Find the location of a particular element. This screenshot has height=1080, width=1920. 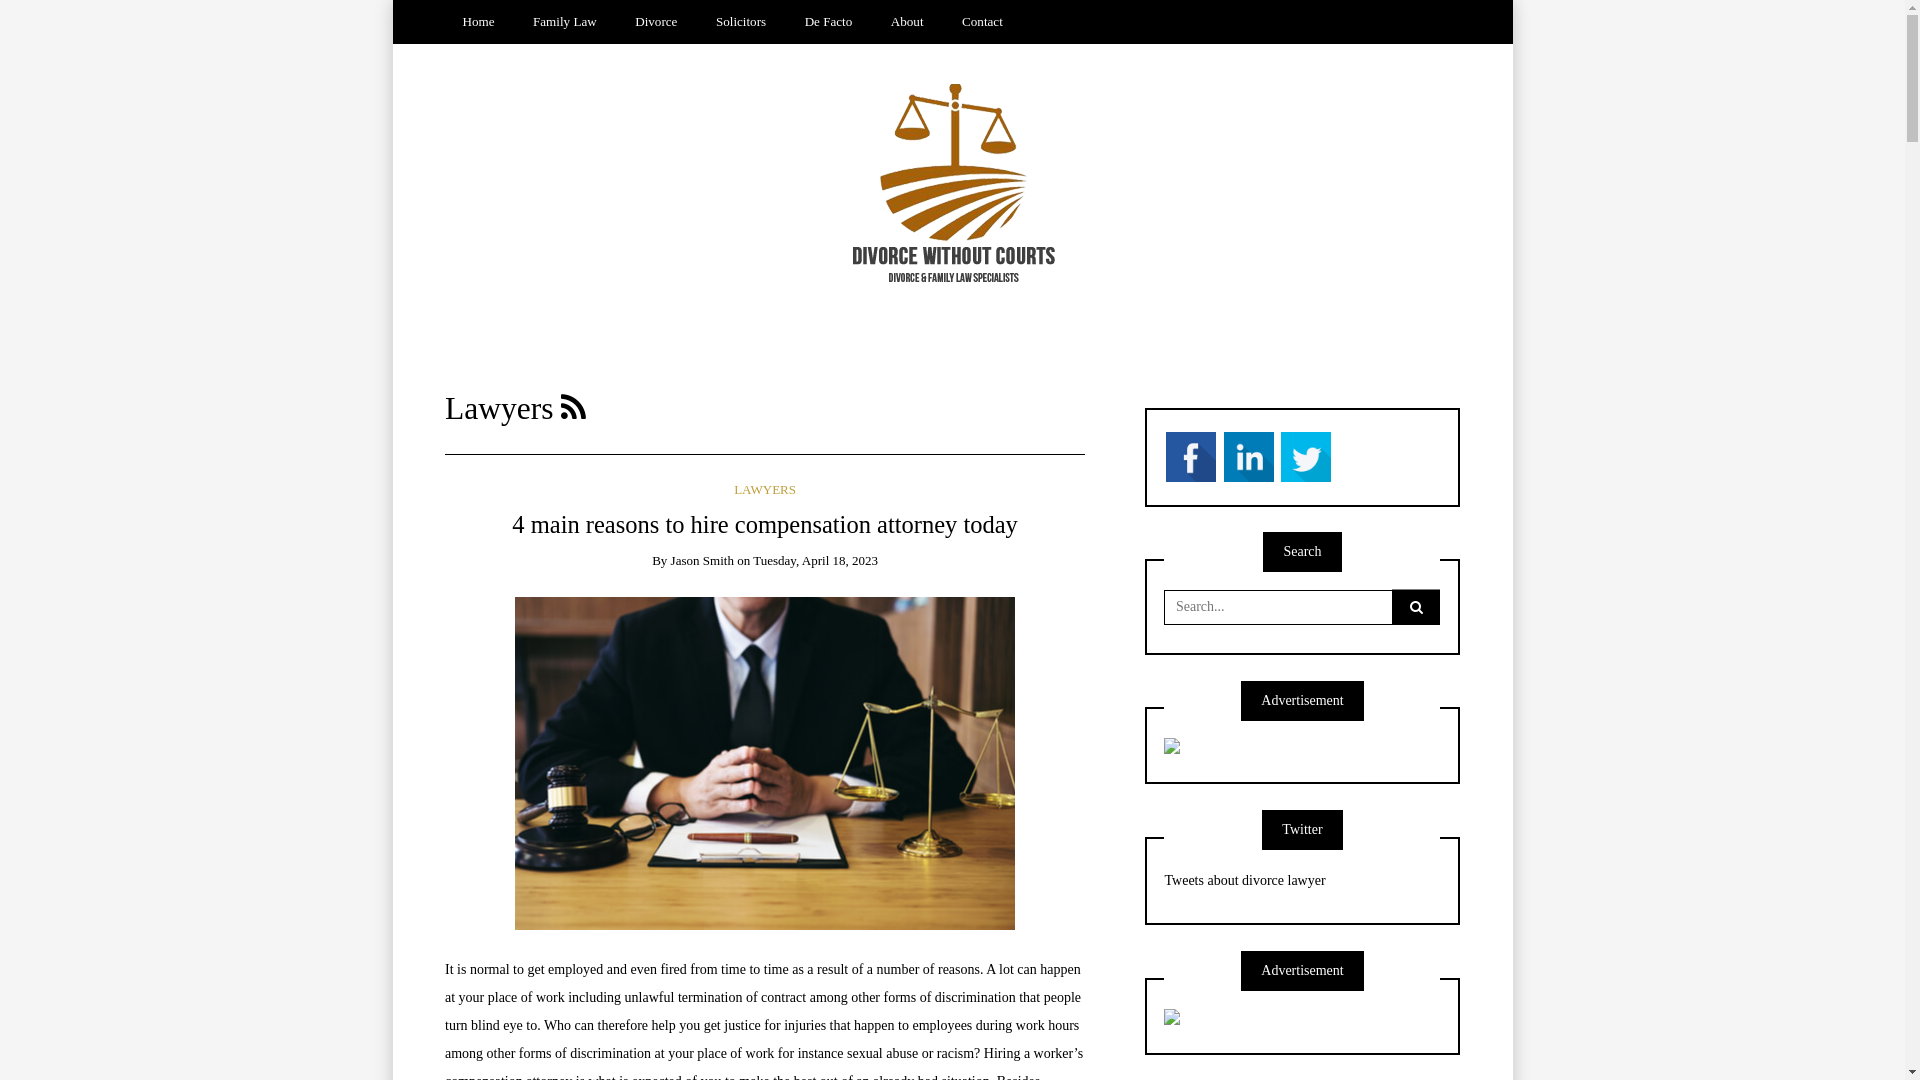

'Jason Smith' is located at coordinates (702, 560).